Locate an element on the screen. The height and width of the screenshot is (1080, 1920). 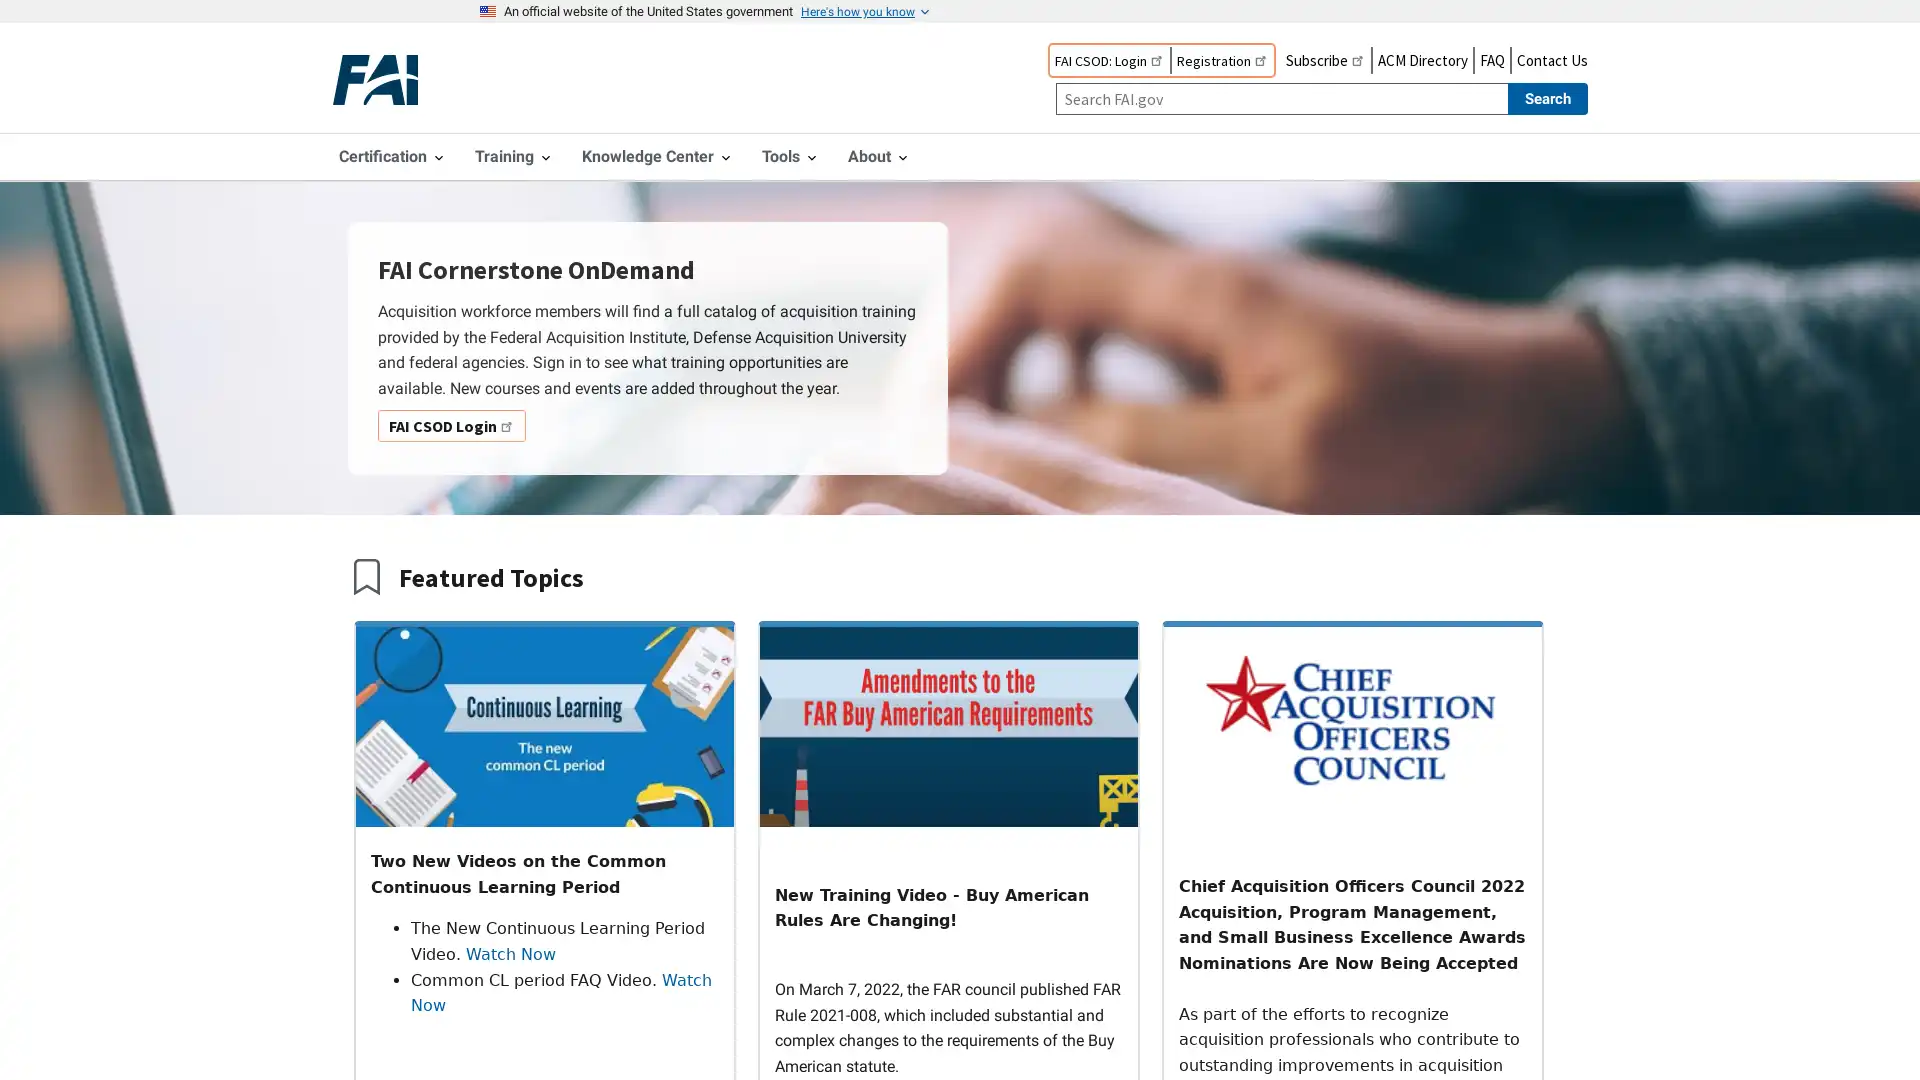
Knowledge Center is located at coordinates (654, 155).